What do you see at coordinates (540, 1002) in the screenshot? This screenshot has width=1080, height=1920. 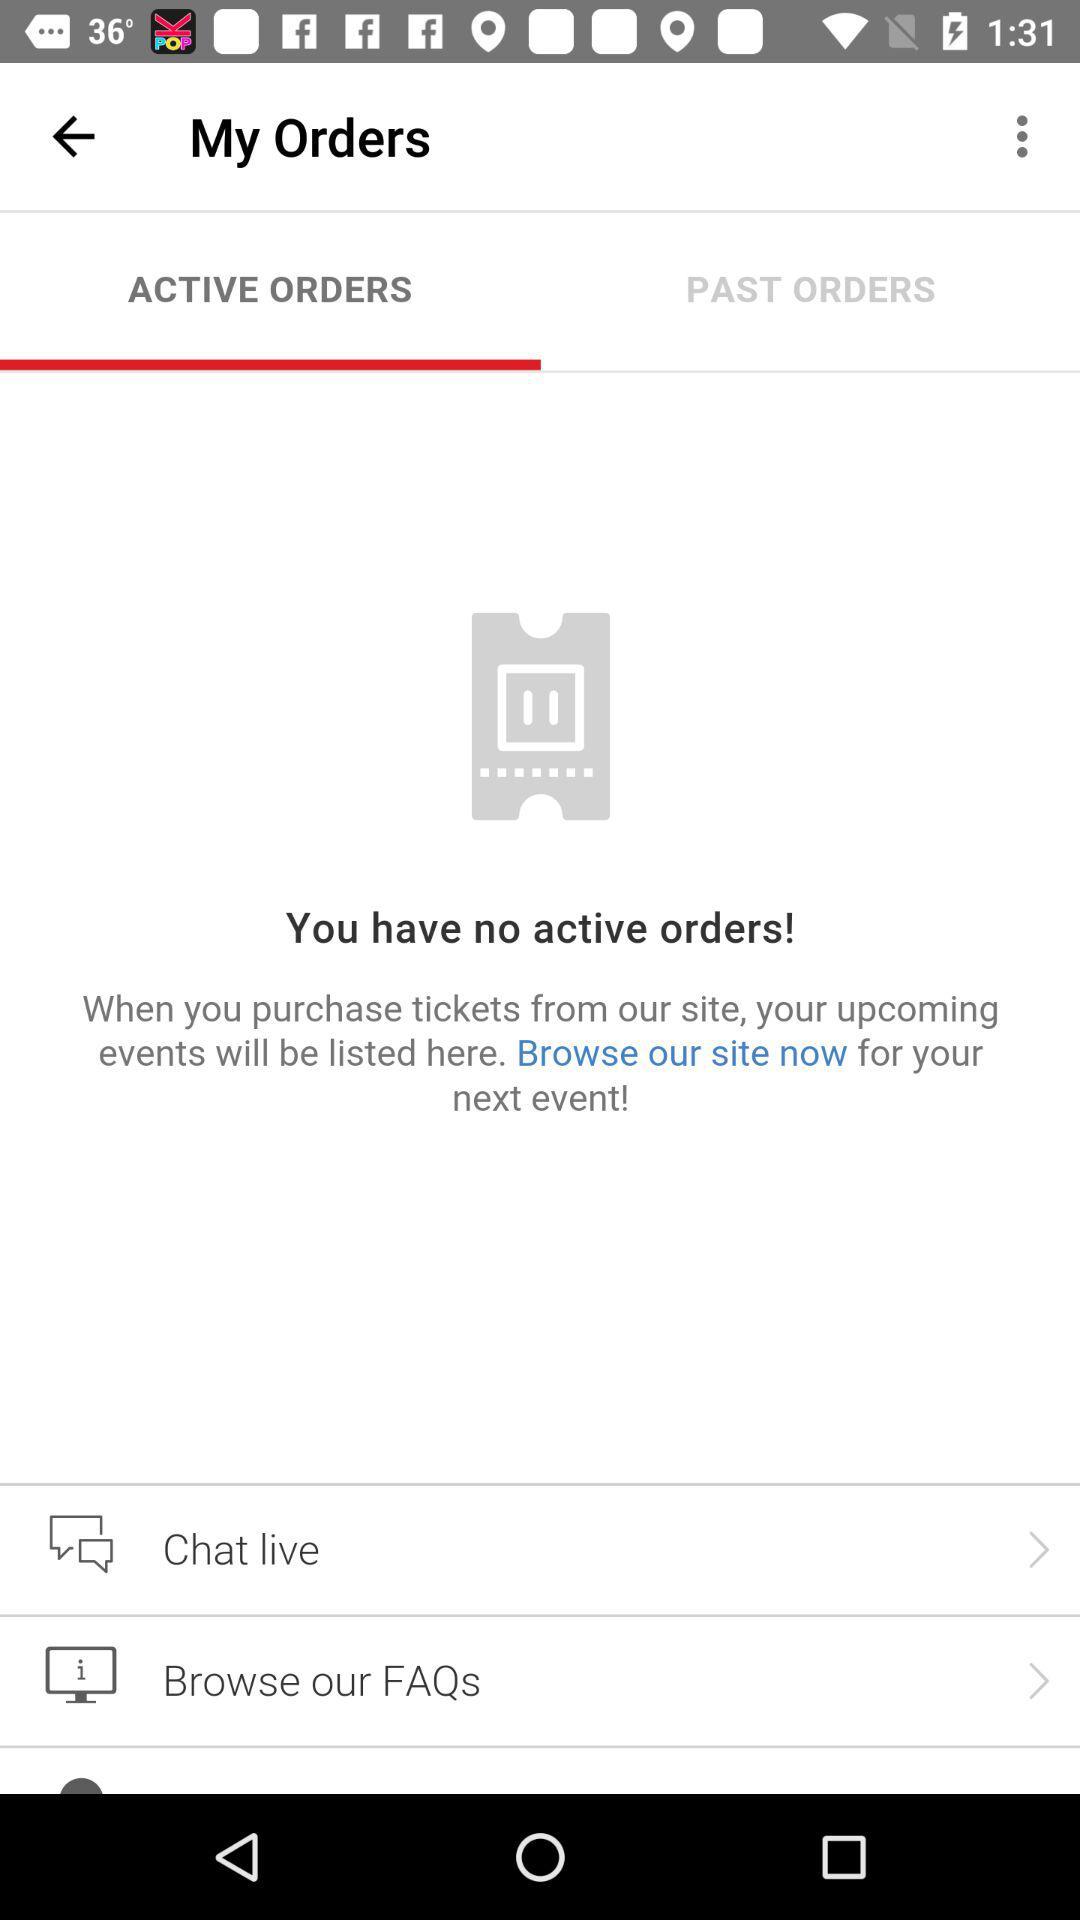 I see `my orders page` at bounding box center [540, 1002].